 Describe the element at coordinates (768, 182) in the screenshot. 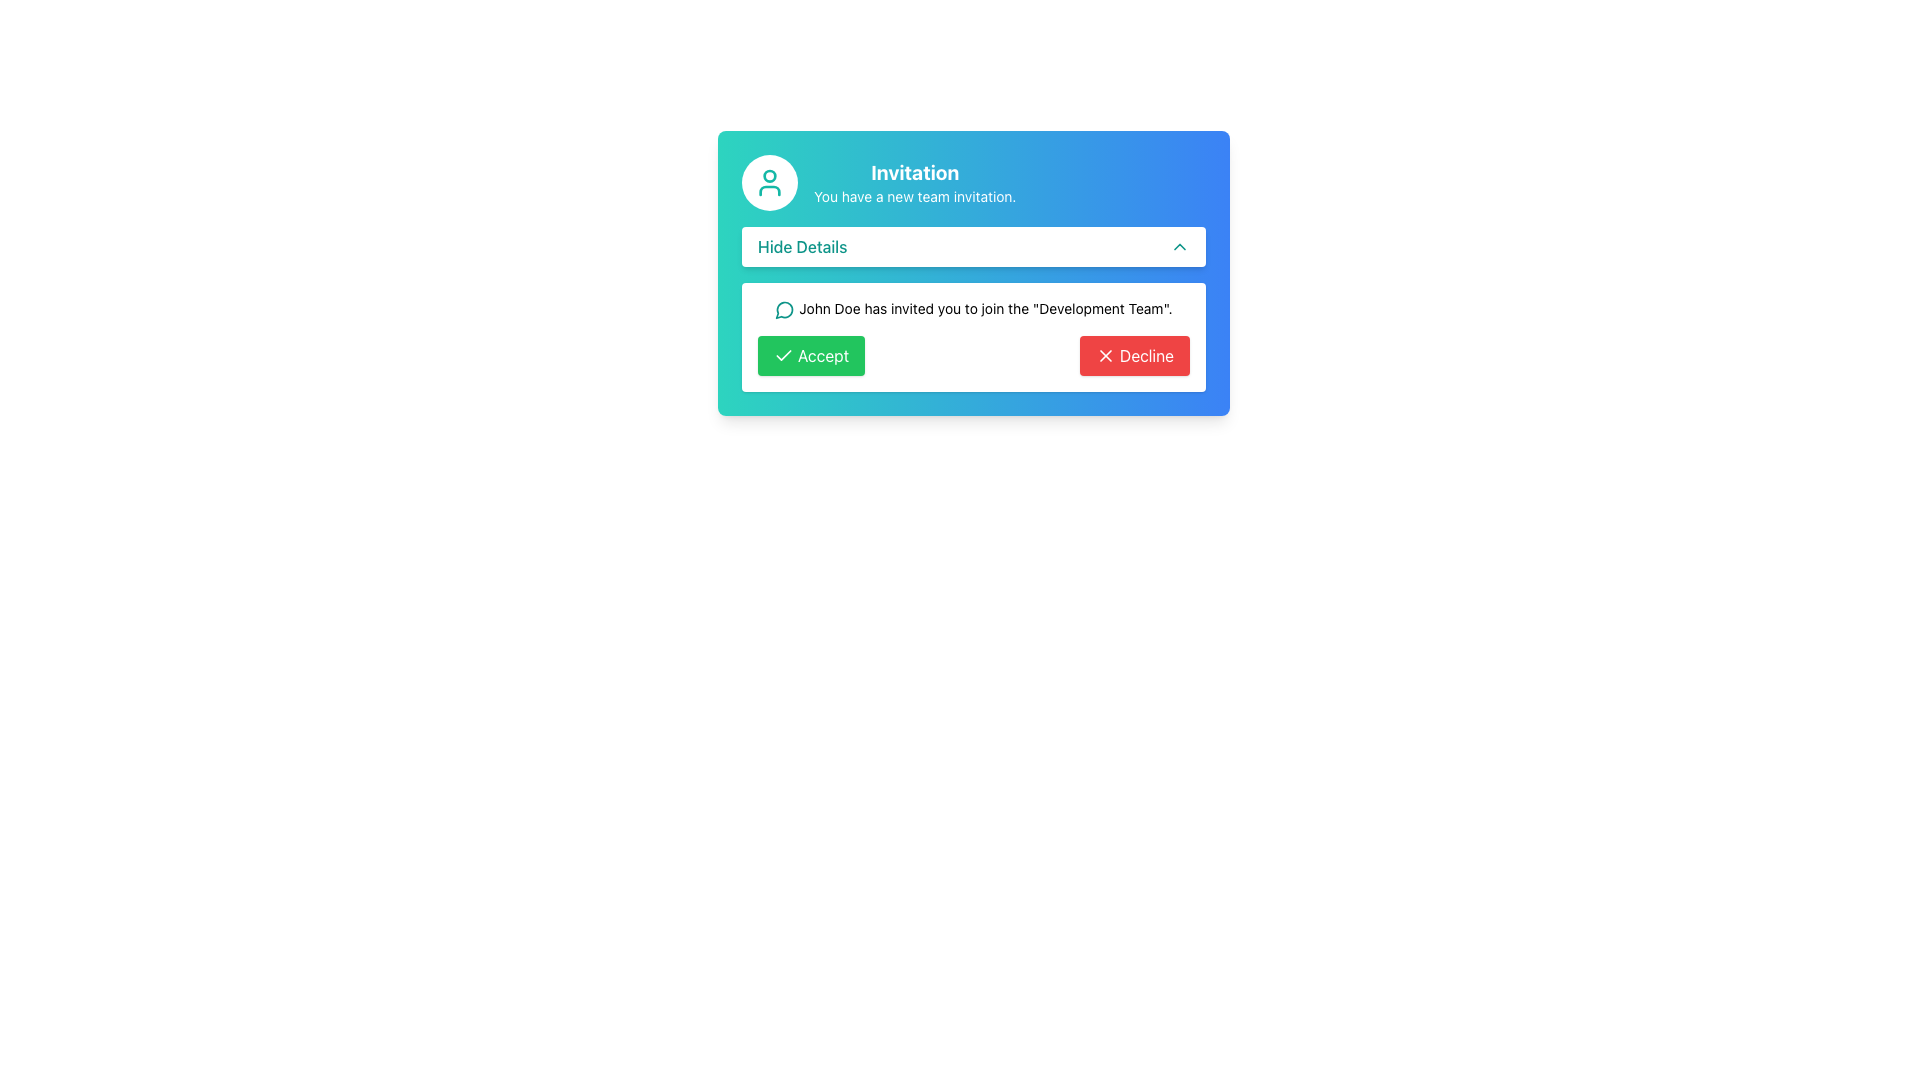

I see `the user icon with a teal outline of a person within a white circular area, located near the title 'Invitation'` at that location.